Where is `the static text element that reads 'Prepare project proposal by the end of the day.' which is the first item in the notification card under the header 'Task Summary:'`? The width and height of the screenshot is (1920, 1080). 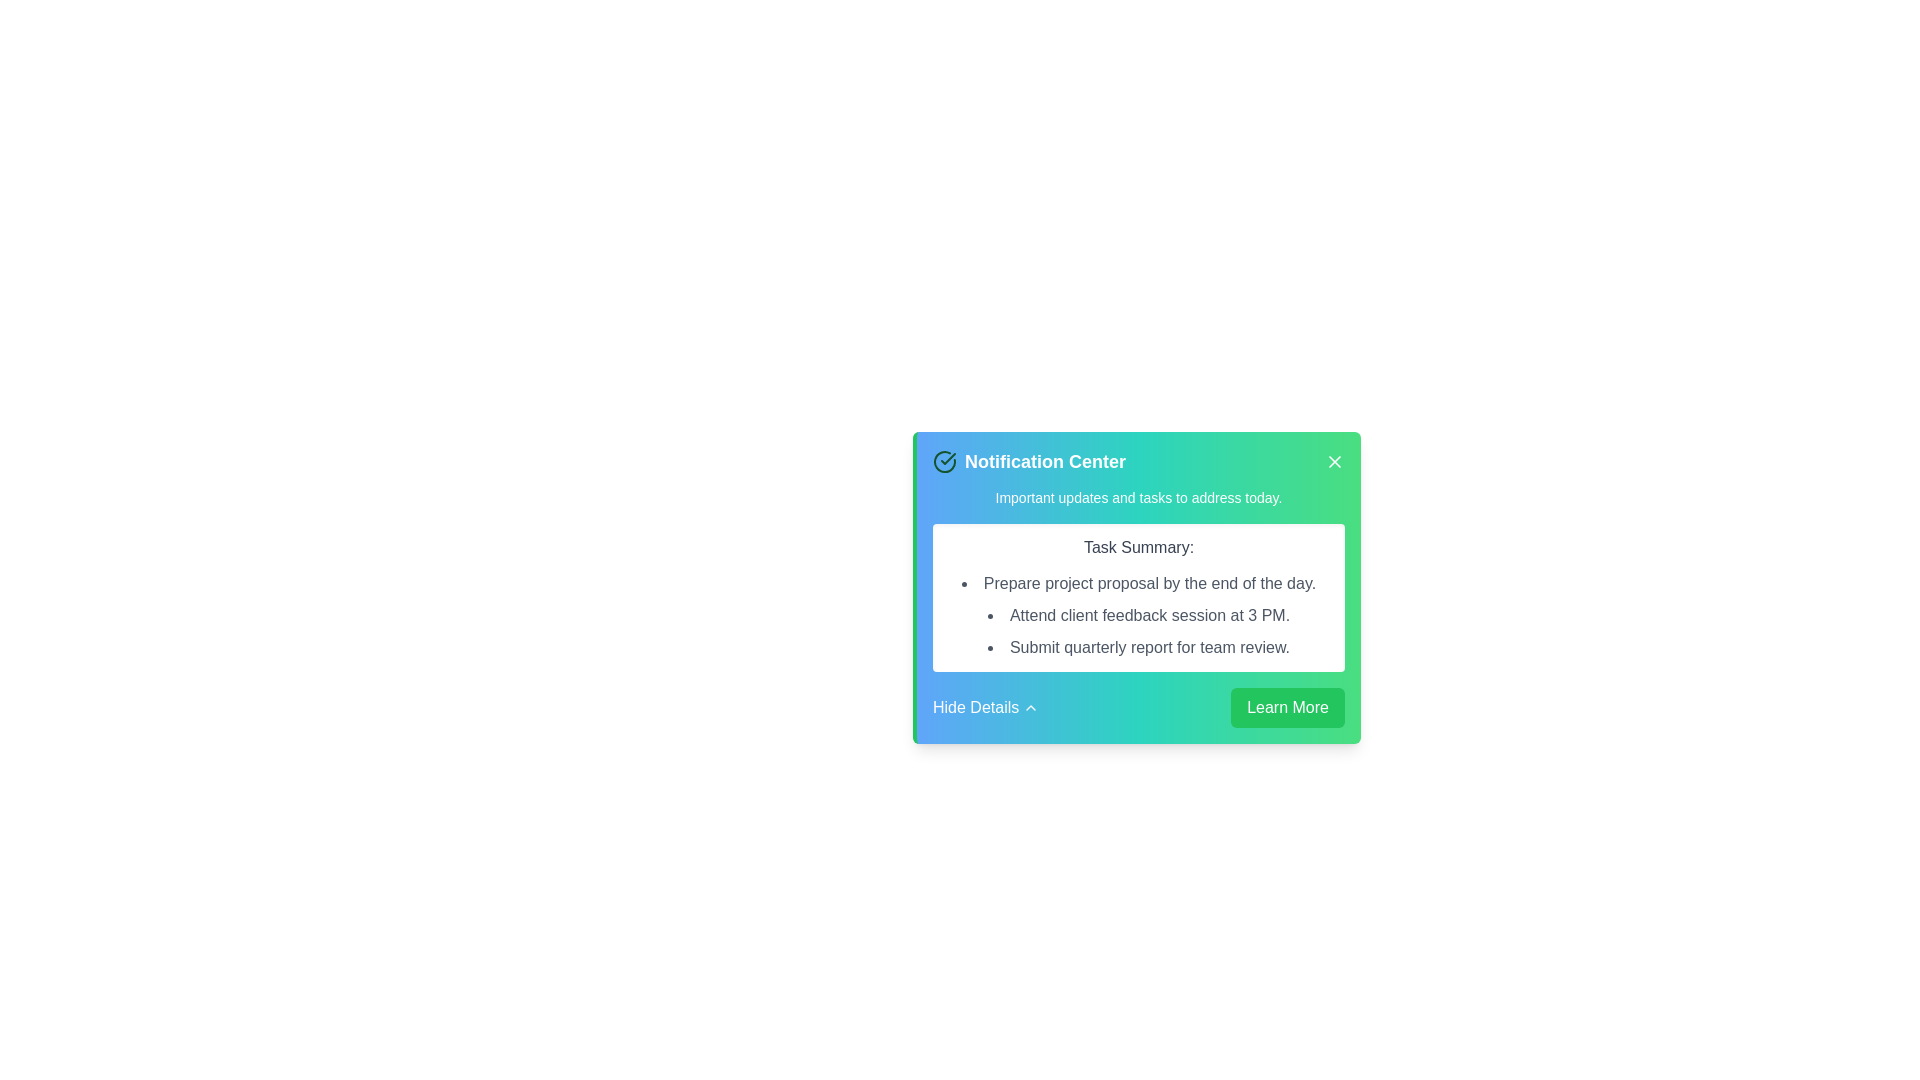 the static text element that reads 'Prepare project proposal by the end of the day.' which is the first item in the notification card under the header 'Task Summary:' is located at coordinates (1138, 583).